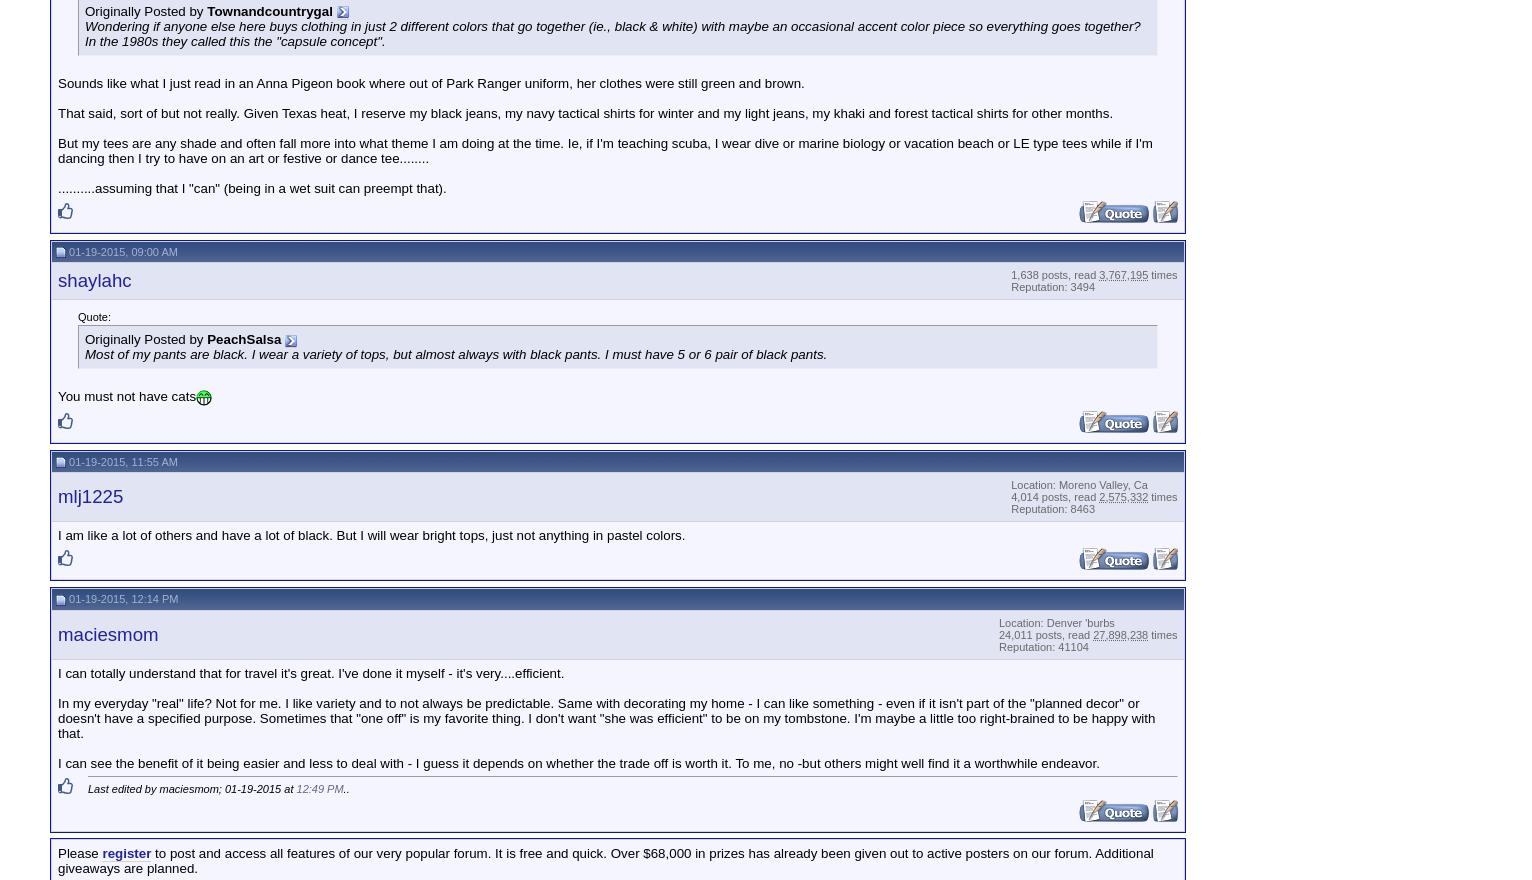 This screenshot has width=1532, height=880. Describe the element at coordinates (606, 717) in the screenshot. I see `'In my everyday "real" life? Not for me. I like variety and to not always be predictable. Same with decorating my home - I can like something - even if it isn't part of the "planned decor" or doesn't have a specified purpose. Sometimes that "one off" is my favorite thing. I don't want "she was efficient" to be on my tombstone. I'm maybe a little too right-brained to be happy with that.'` at that location.